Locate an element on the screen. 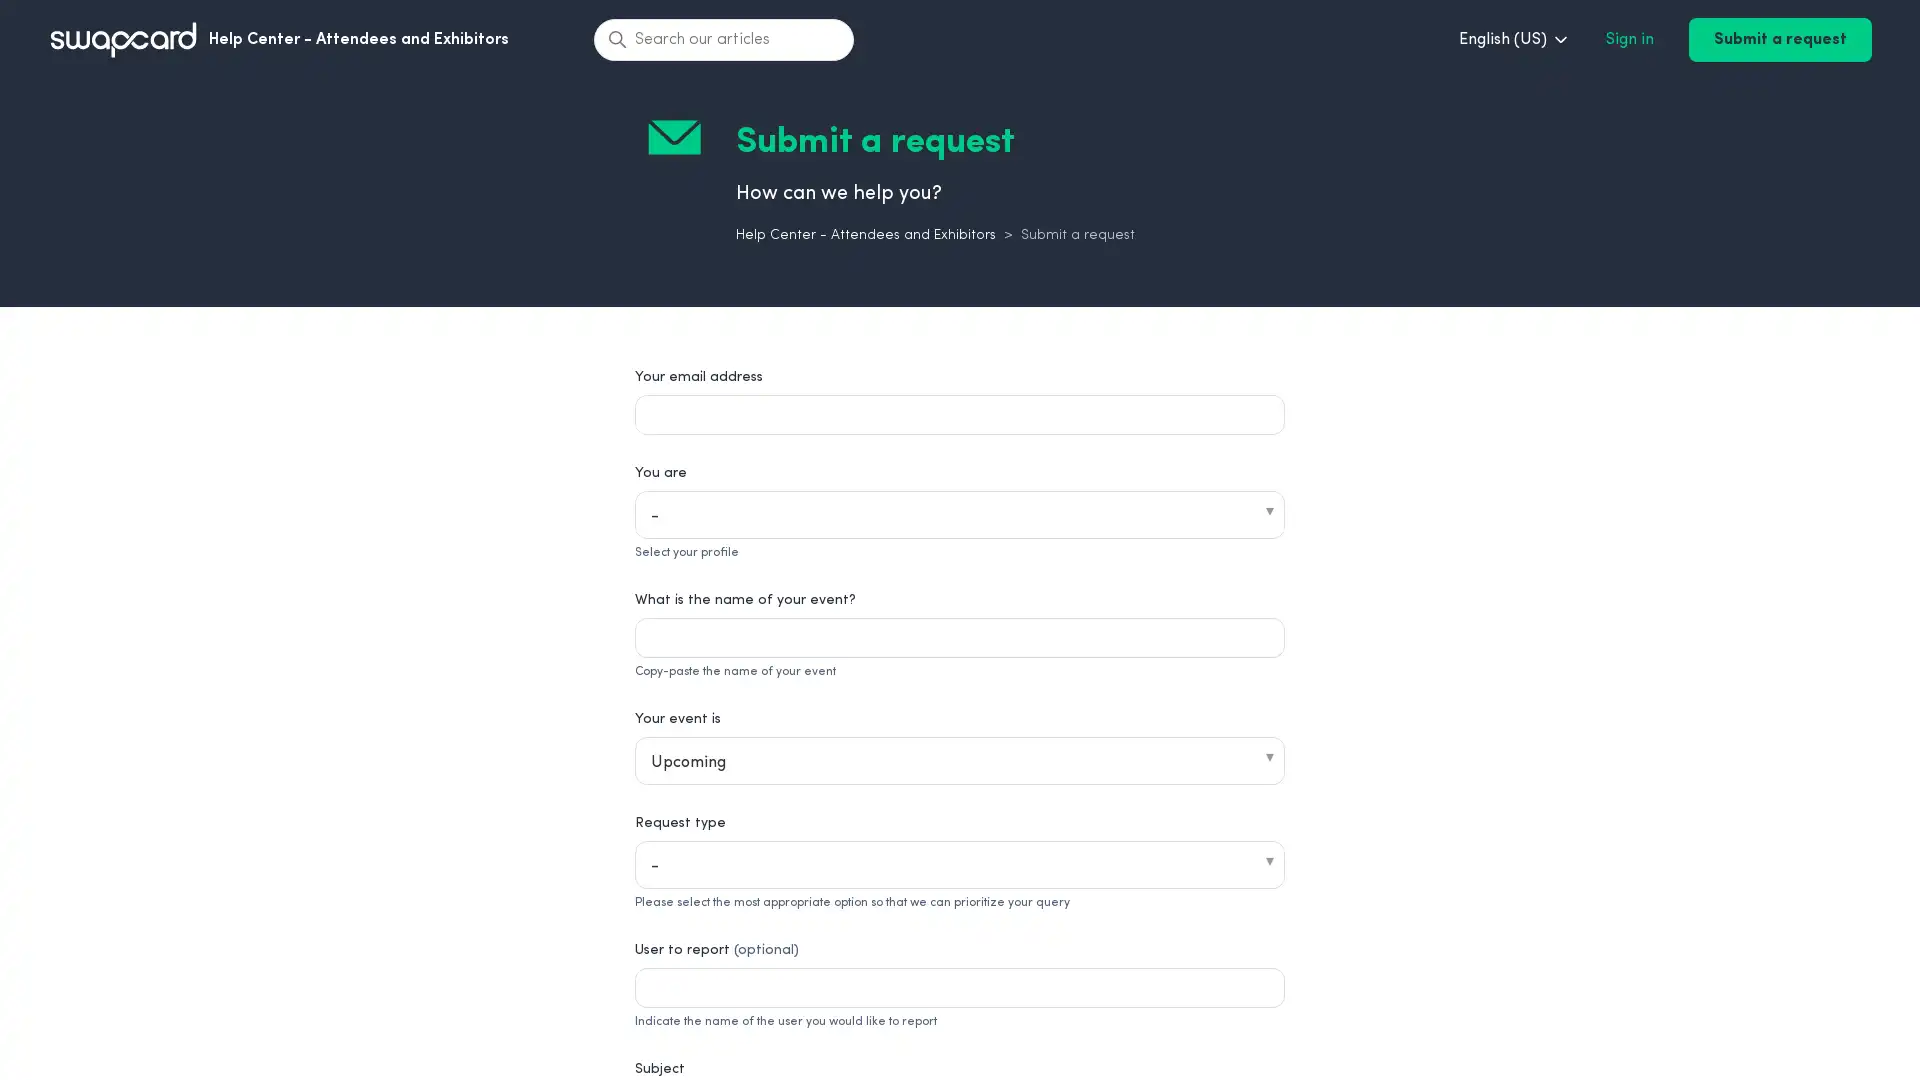 Image resolution: width=1920 pixels, height=1080 pixels. Sign in is located at coordinates (1630, 39).